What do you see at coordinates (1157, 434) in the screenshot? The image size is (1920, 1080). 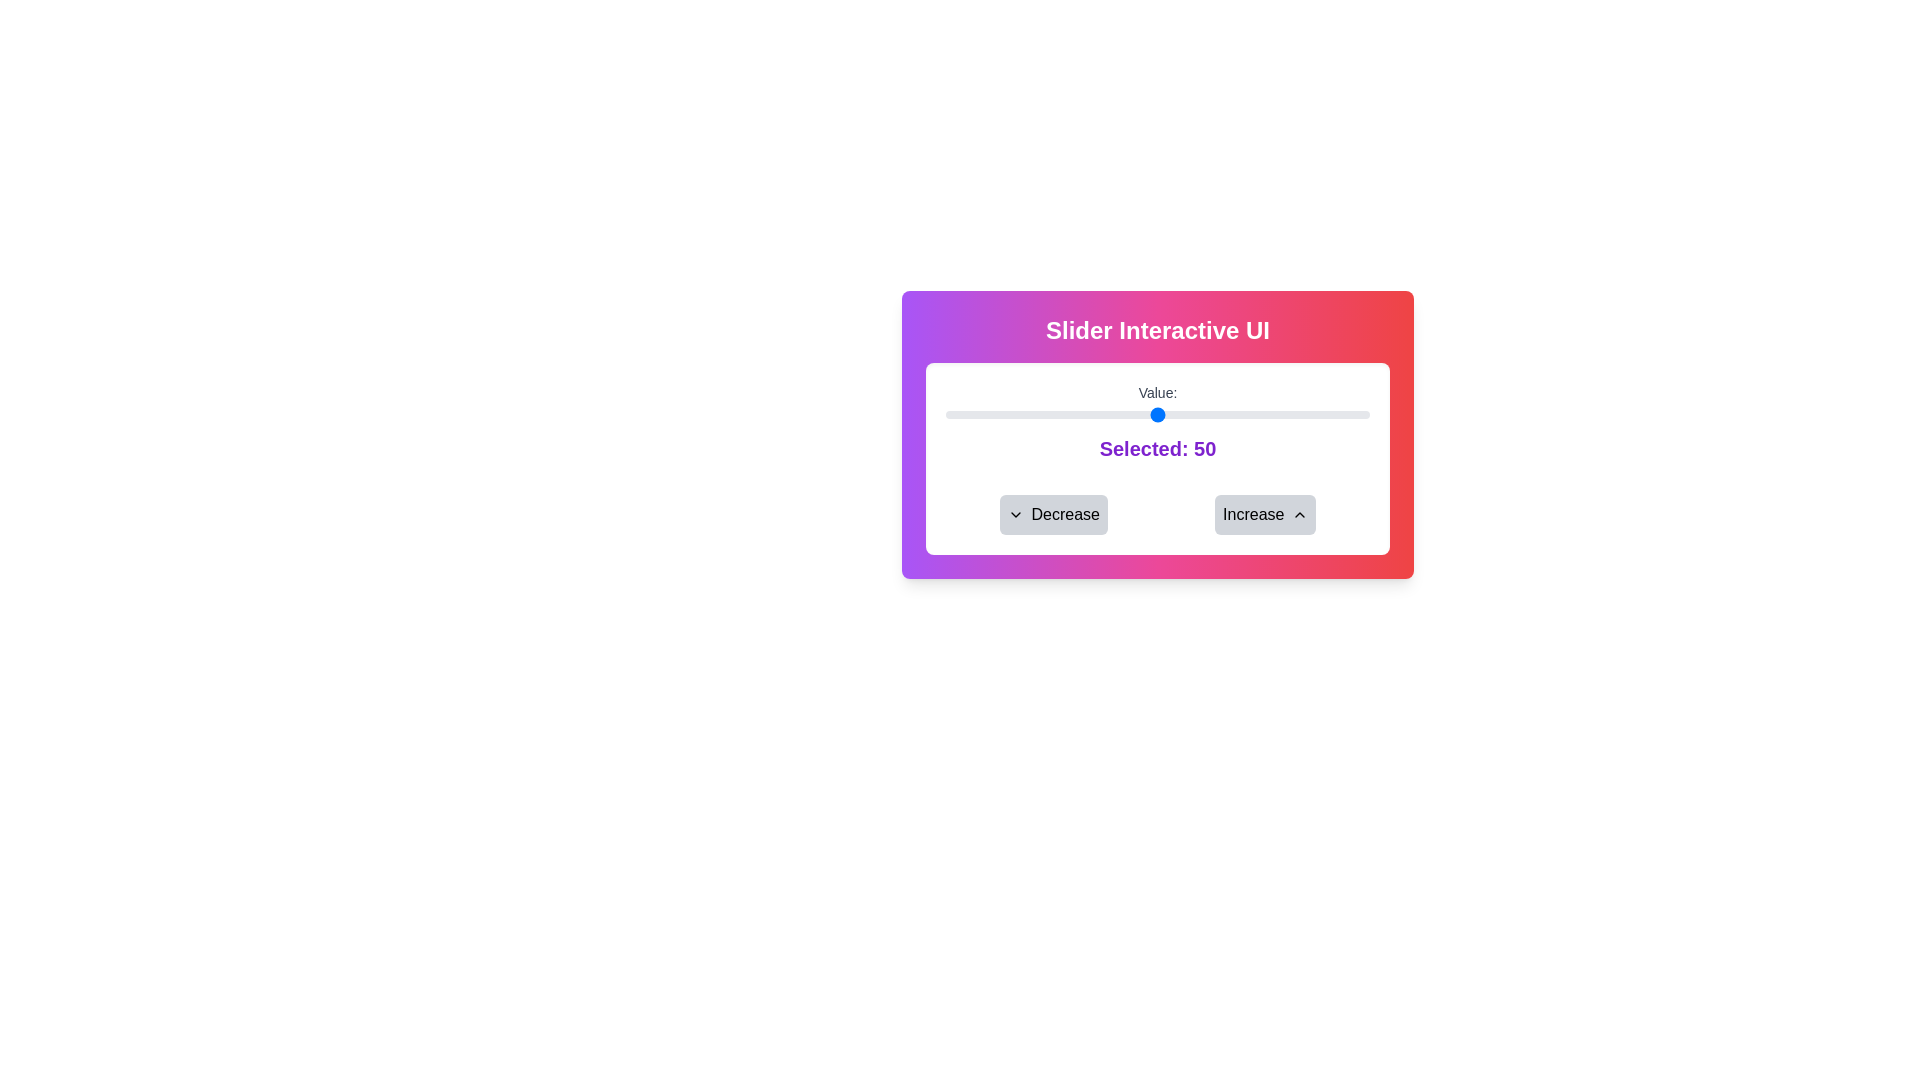 I see `the interactive slider of the component with a gradient background from purple` at bounding box center [1157, 434].